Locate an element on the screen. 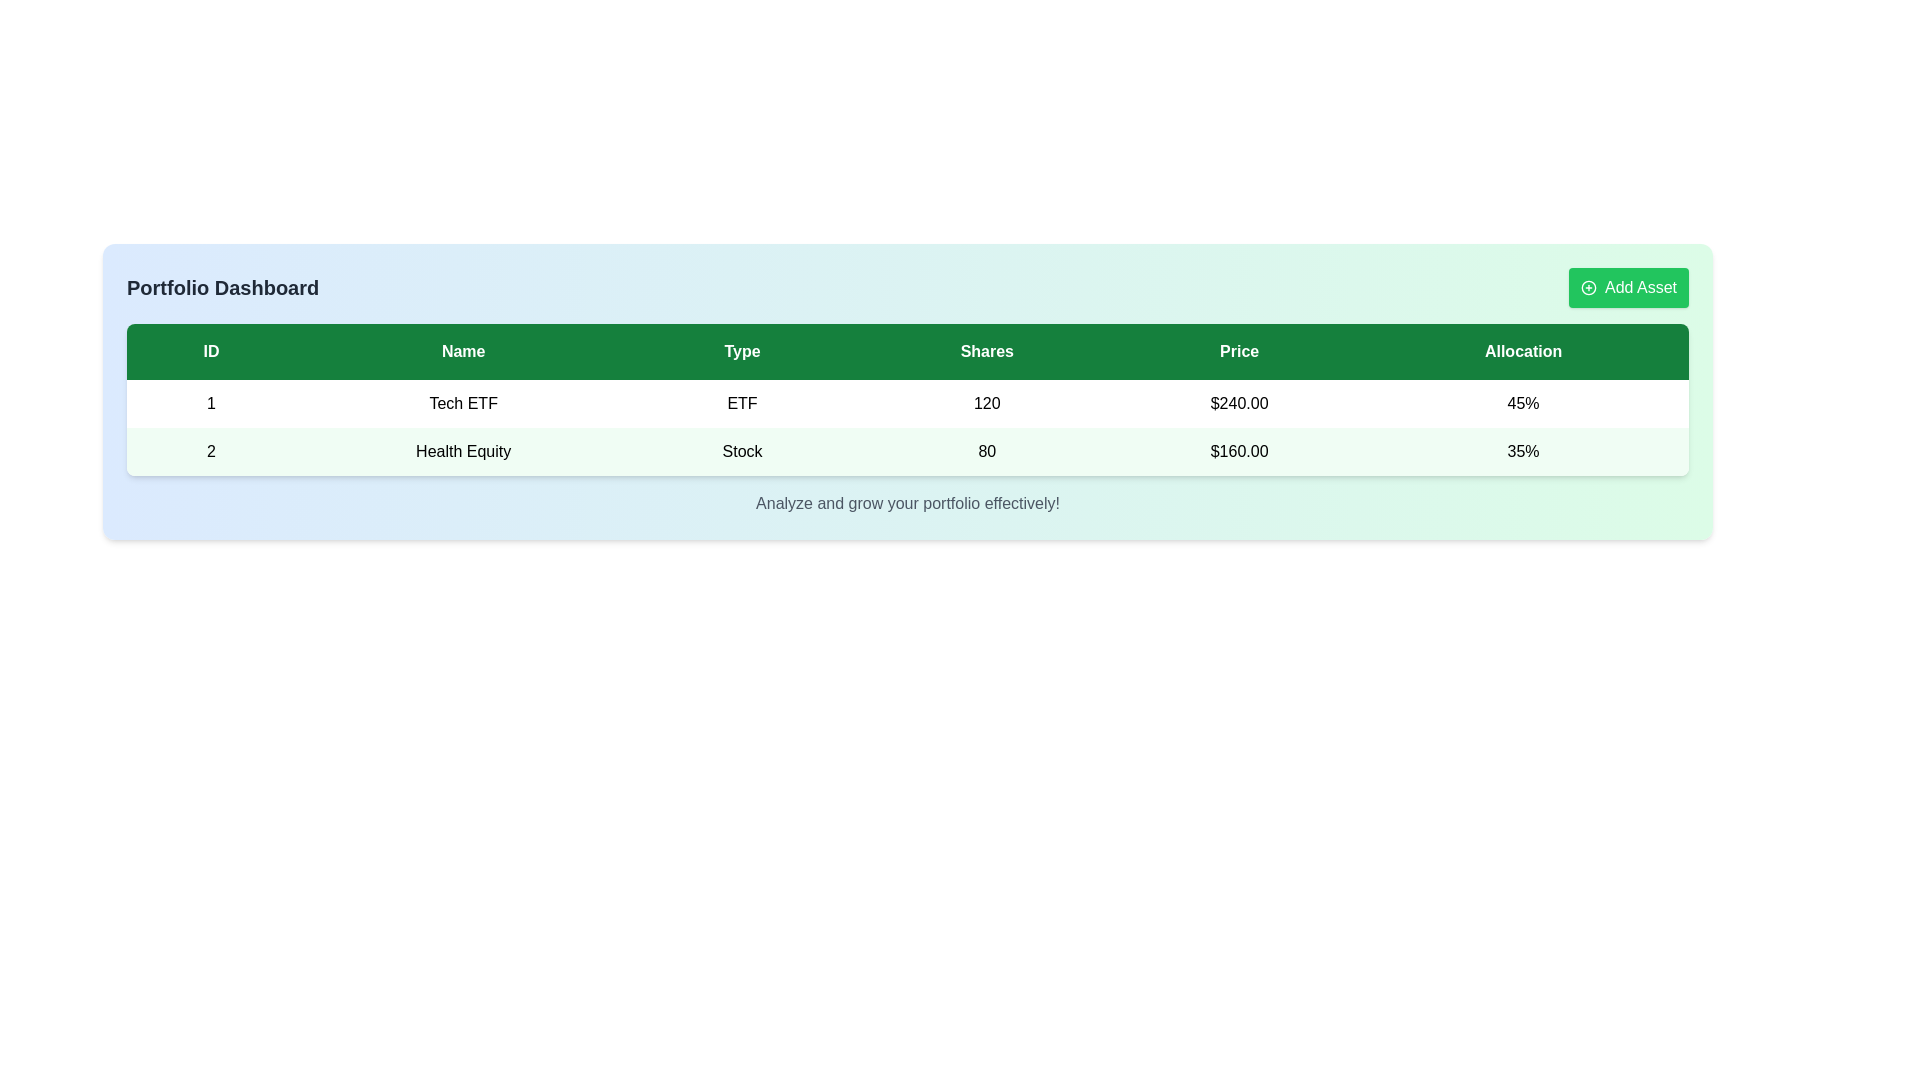 The height and width of the screenshot is (1080, 1920). the Text label displaying the allocation percentage value next to the values '$240.00' and '35%' in the 'Allocation' column of the table row is located at coordinates (1522, 404).